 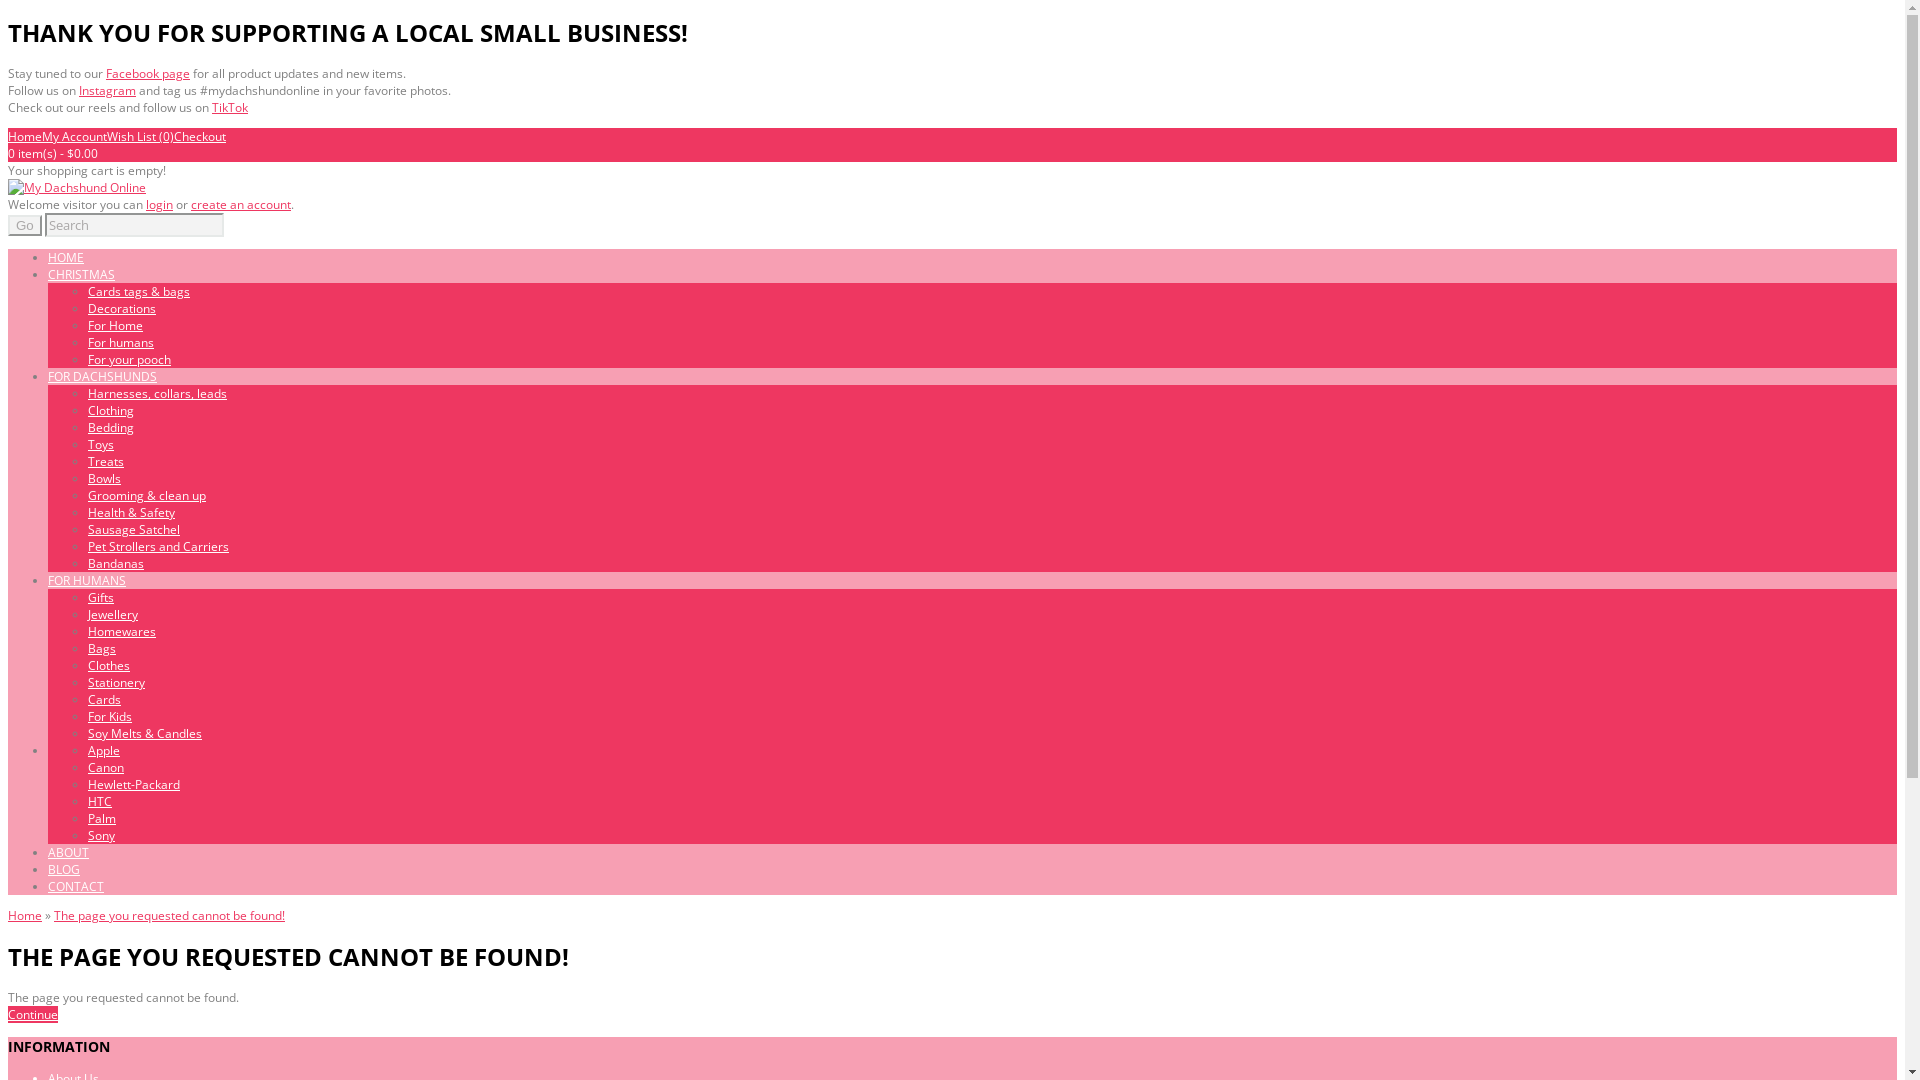 What do you see at coordinates (112, 613) in the screenshot?
I see `'Jewellery'` at bounding box center [112, 613].